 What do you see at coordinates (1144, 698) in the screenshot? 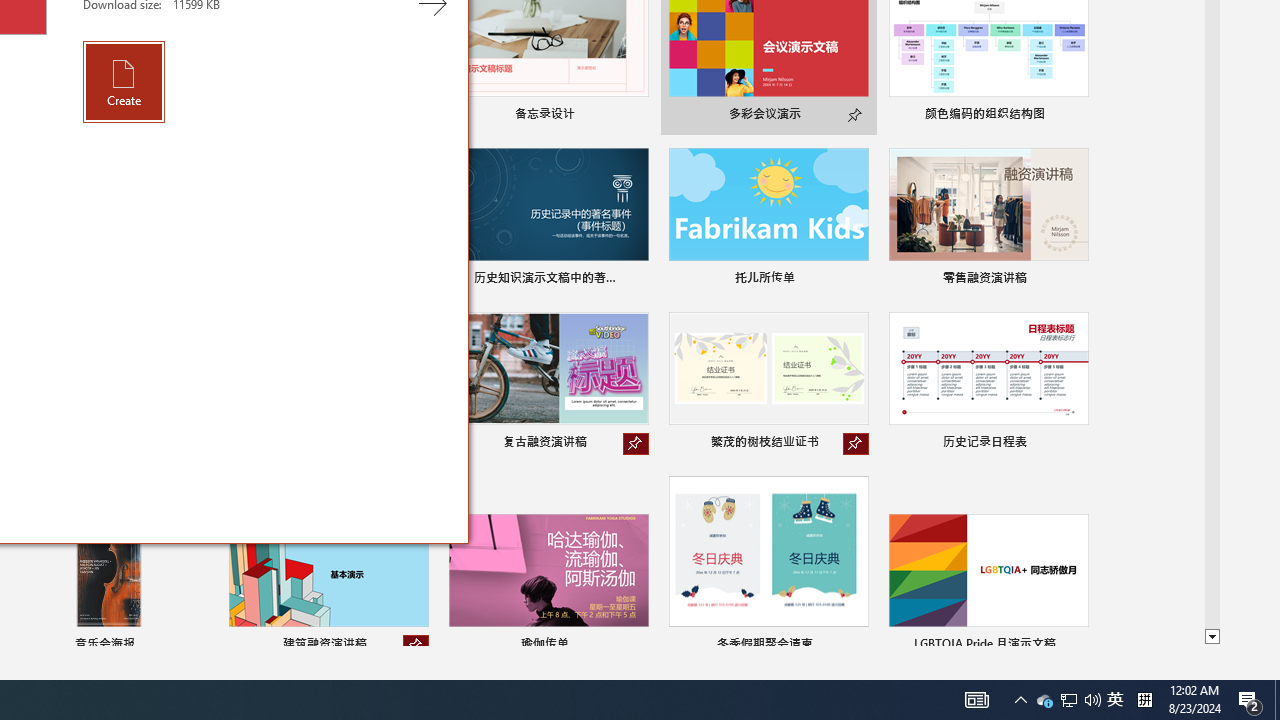
I see `'Tray Input Indicator - Chinese (Simplified, China)'` at bounding box center [1144, 698].